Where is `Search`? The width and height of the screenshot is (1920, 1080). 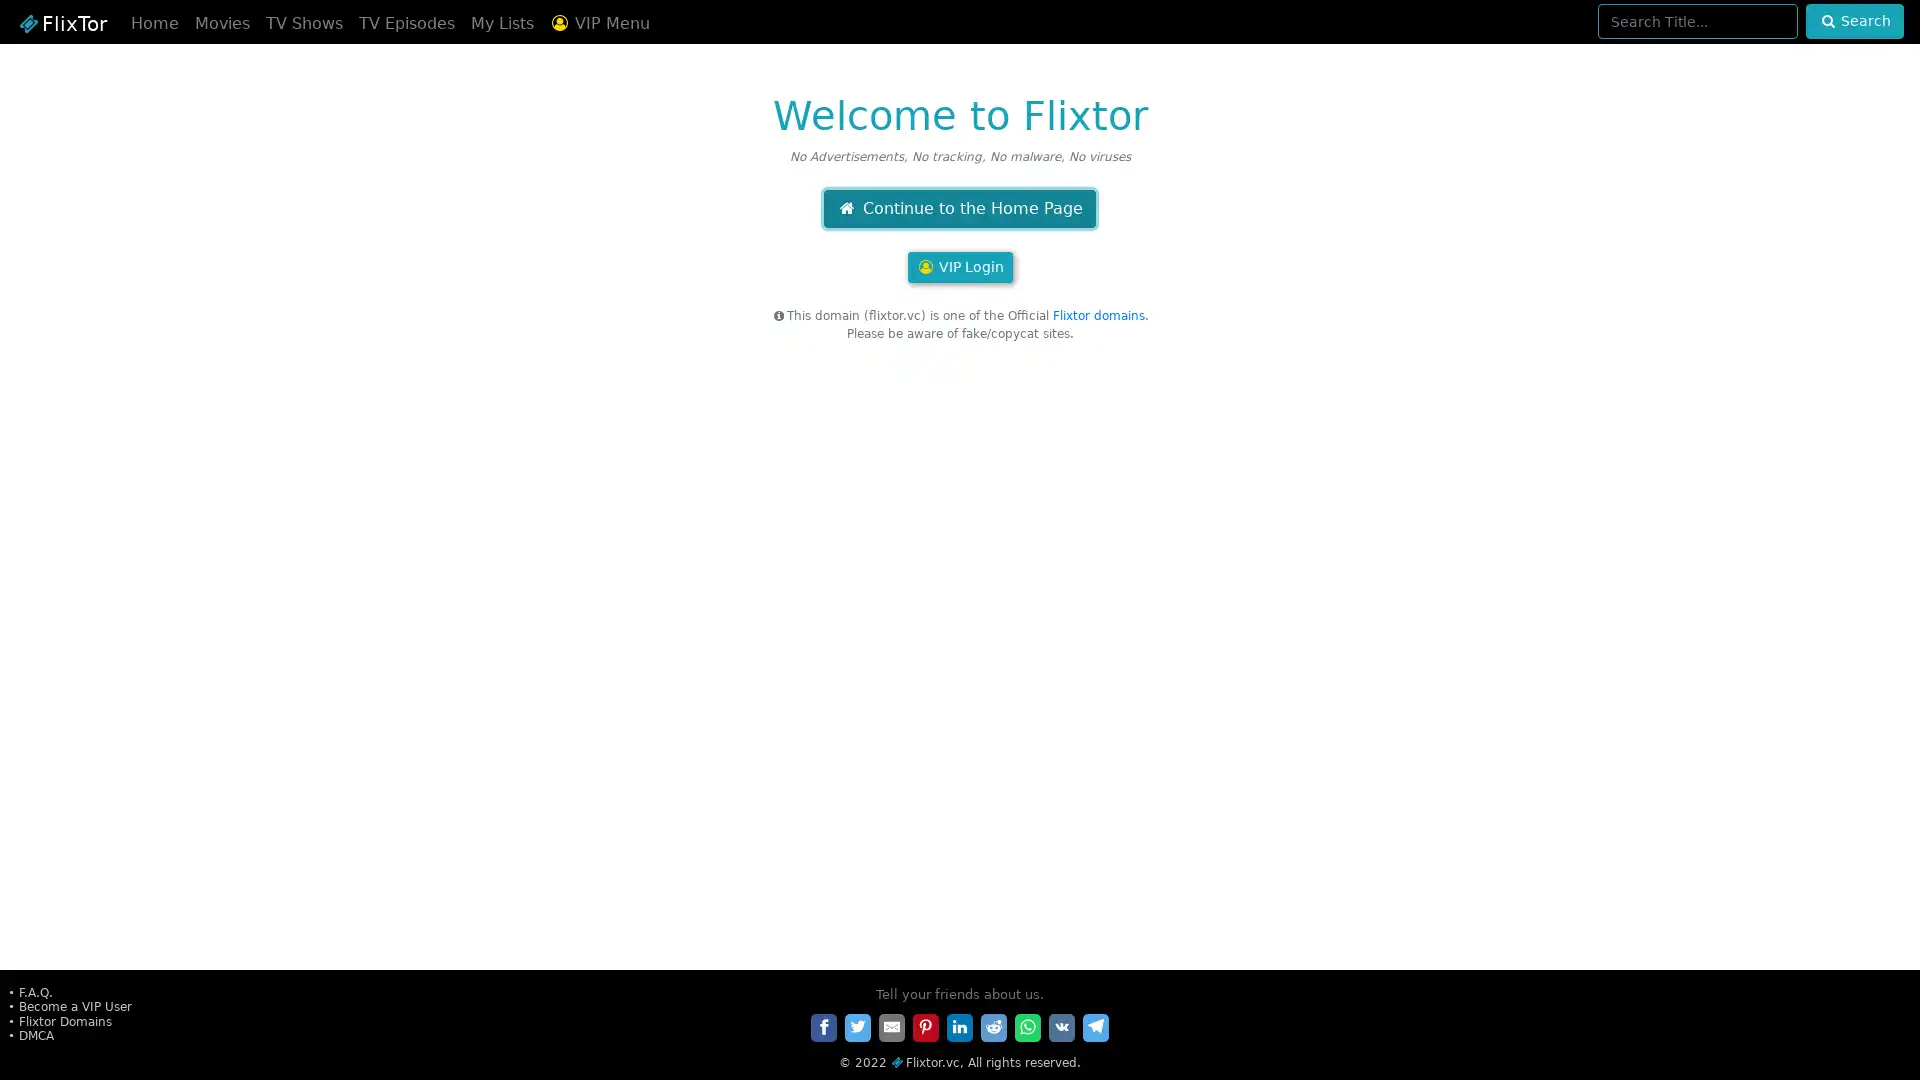 Search is located at coordinates (1853, 21).